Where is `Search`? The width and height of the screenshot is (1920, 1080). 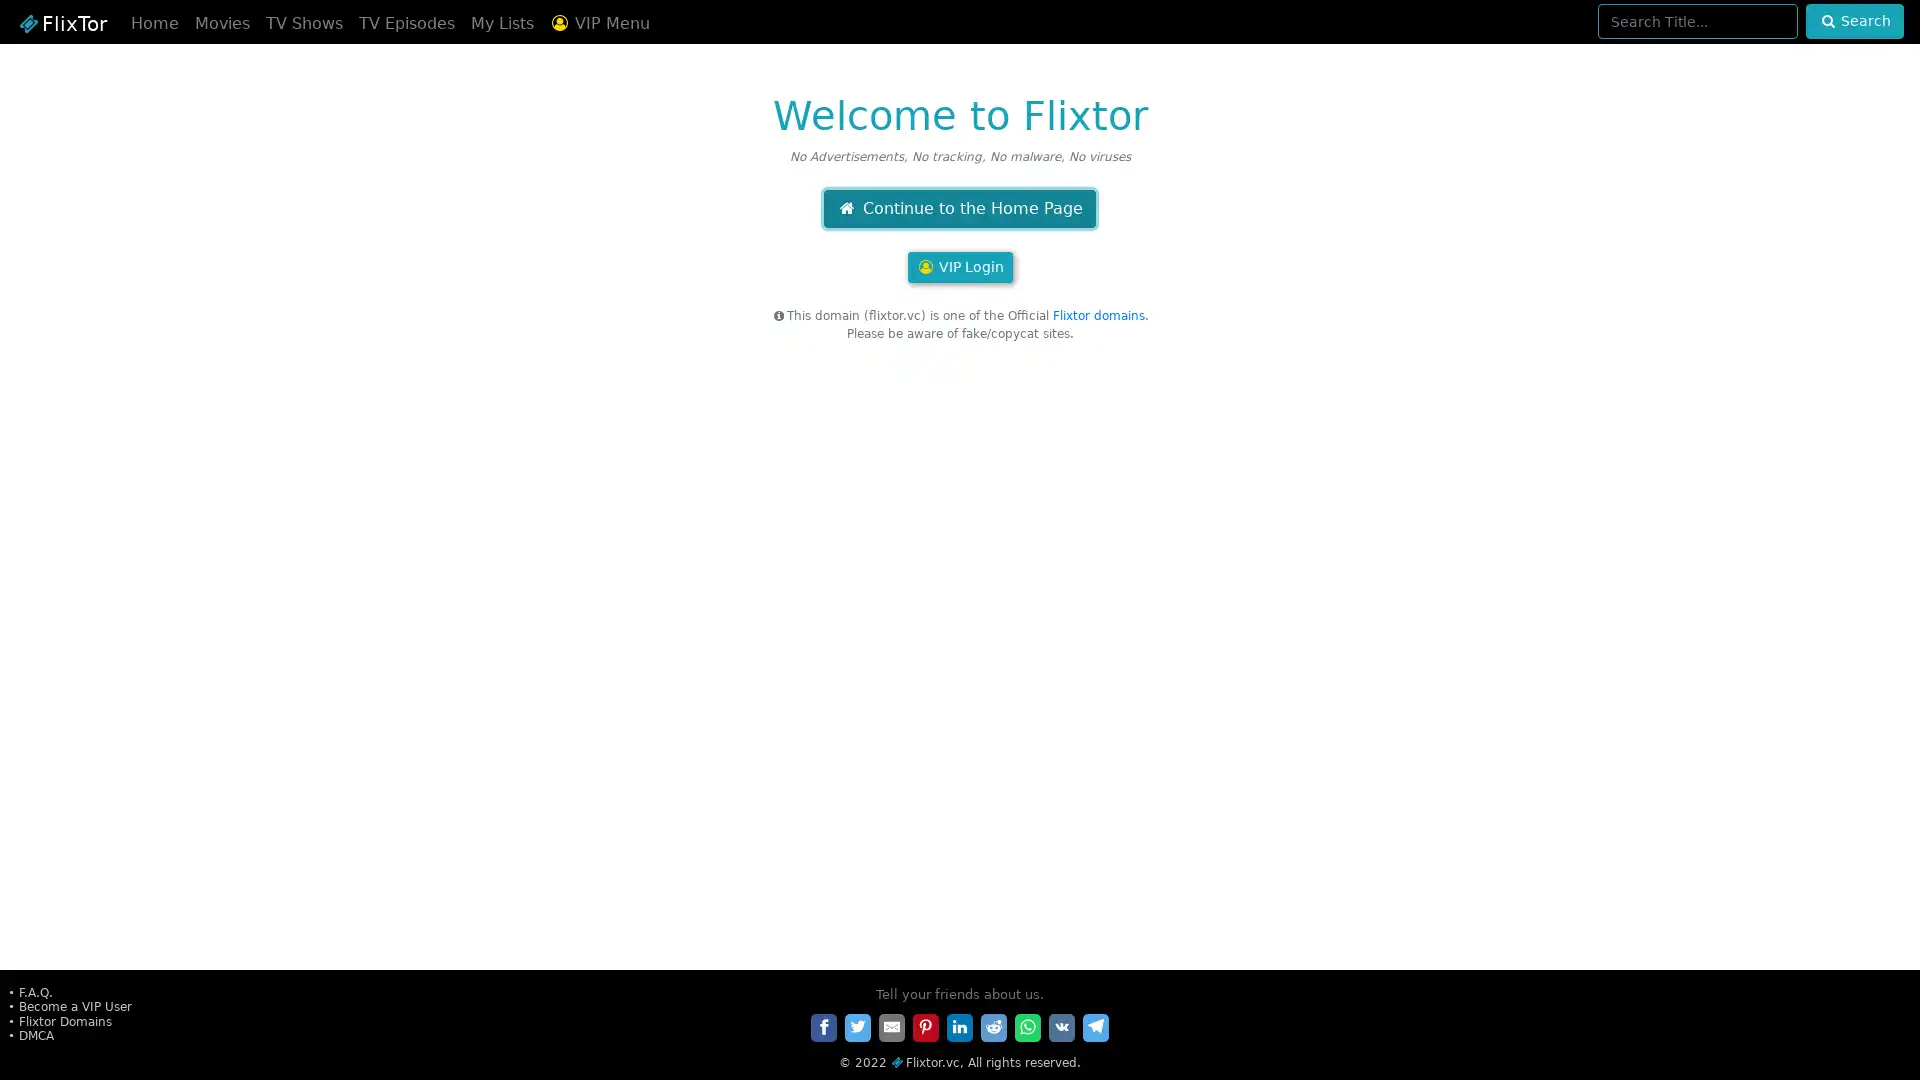 Search is located at coordinates (1853, 21).